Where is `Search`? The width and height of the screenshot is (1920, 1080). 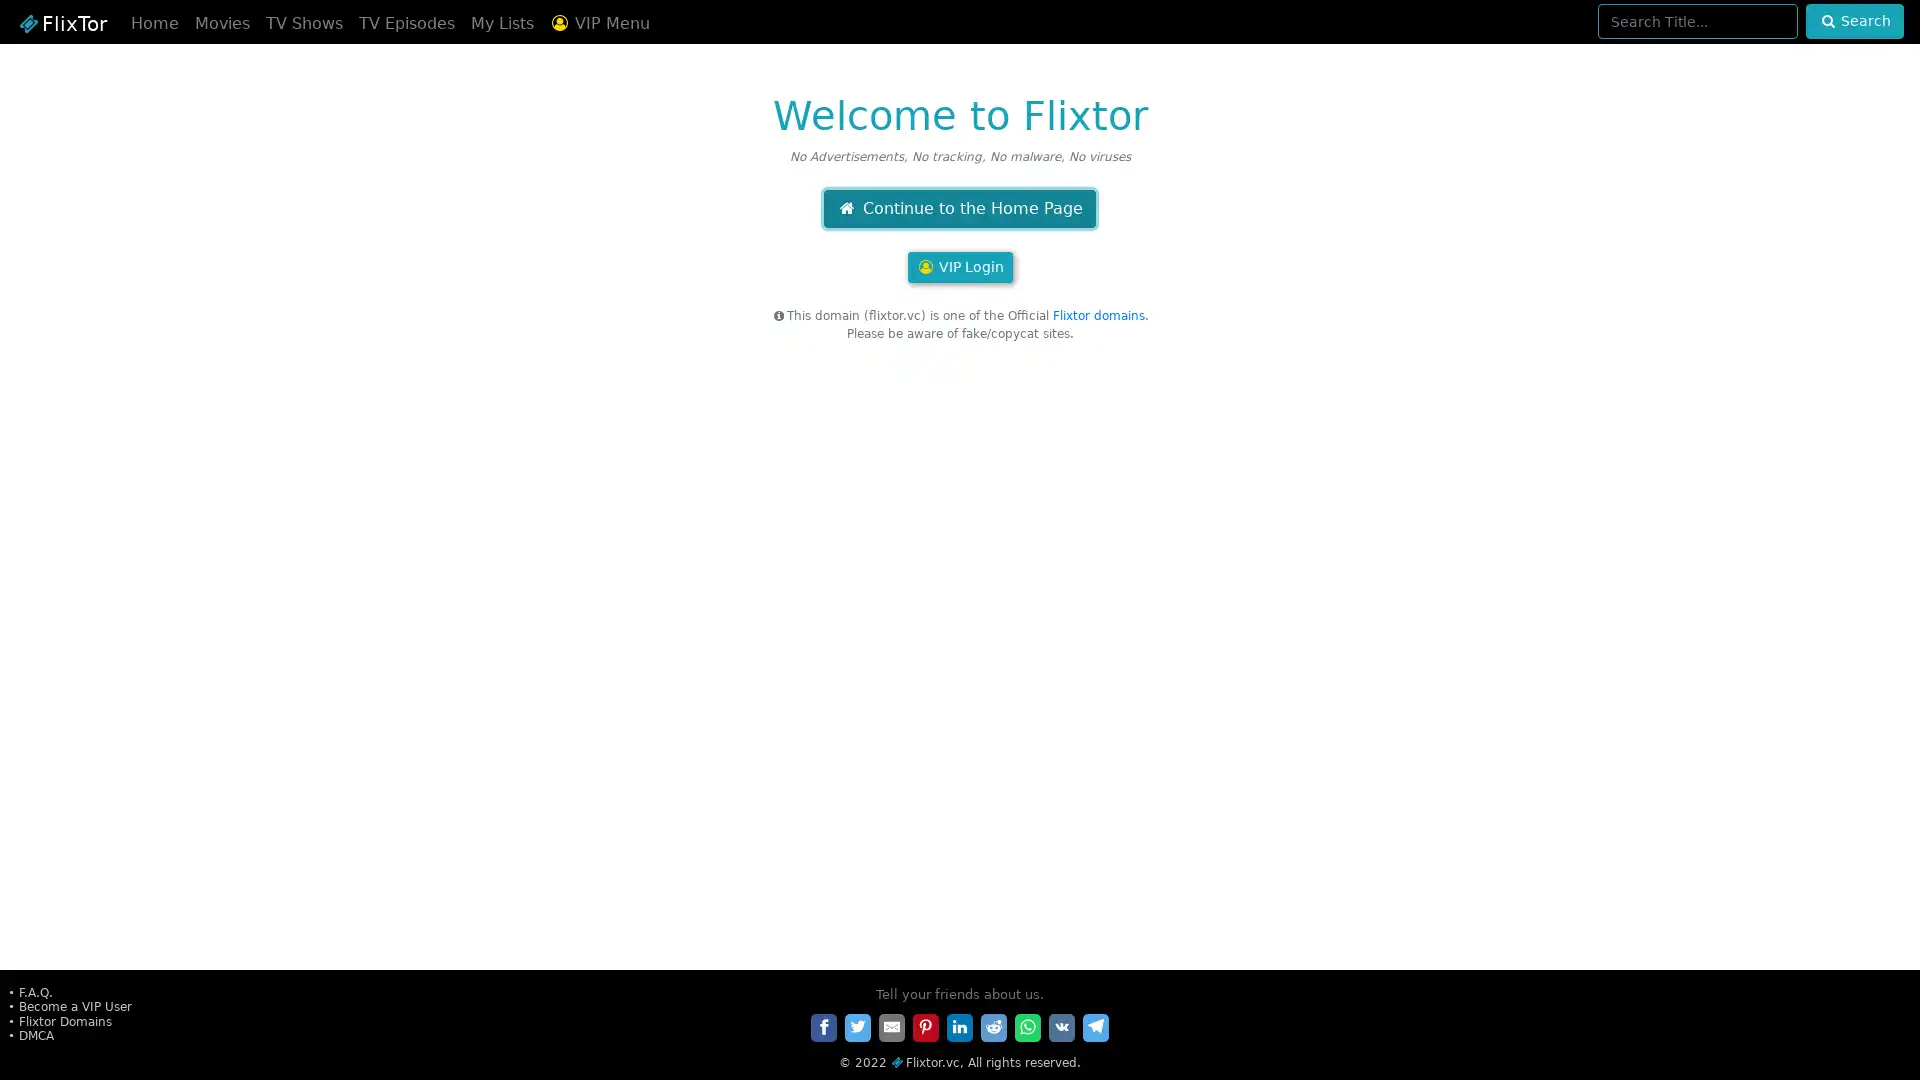 Search is located at coordinates (1853, 21).